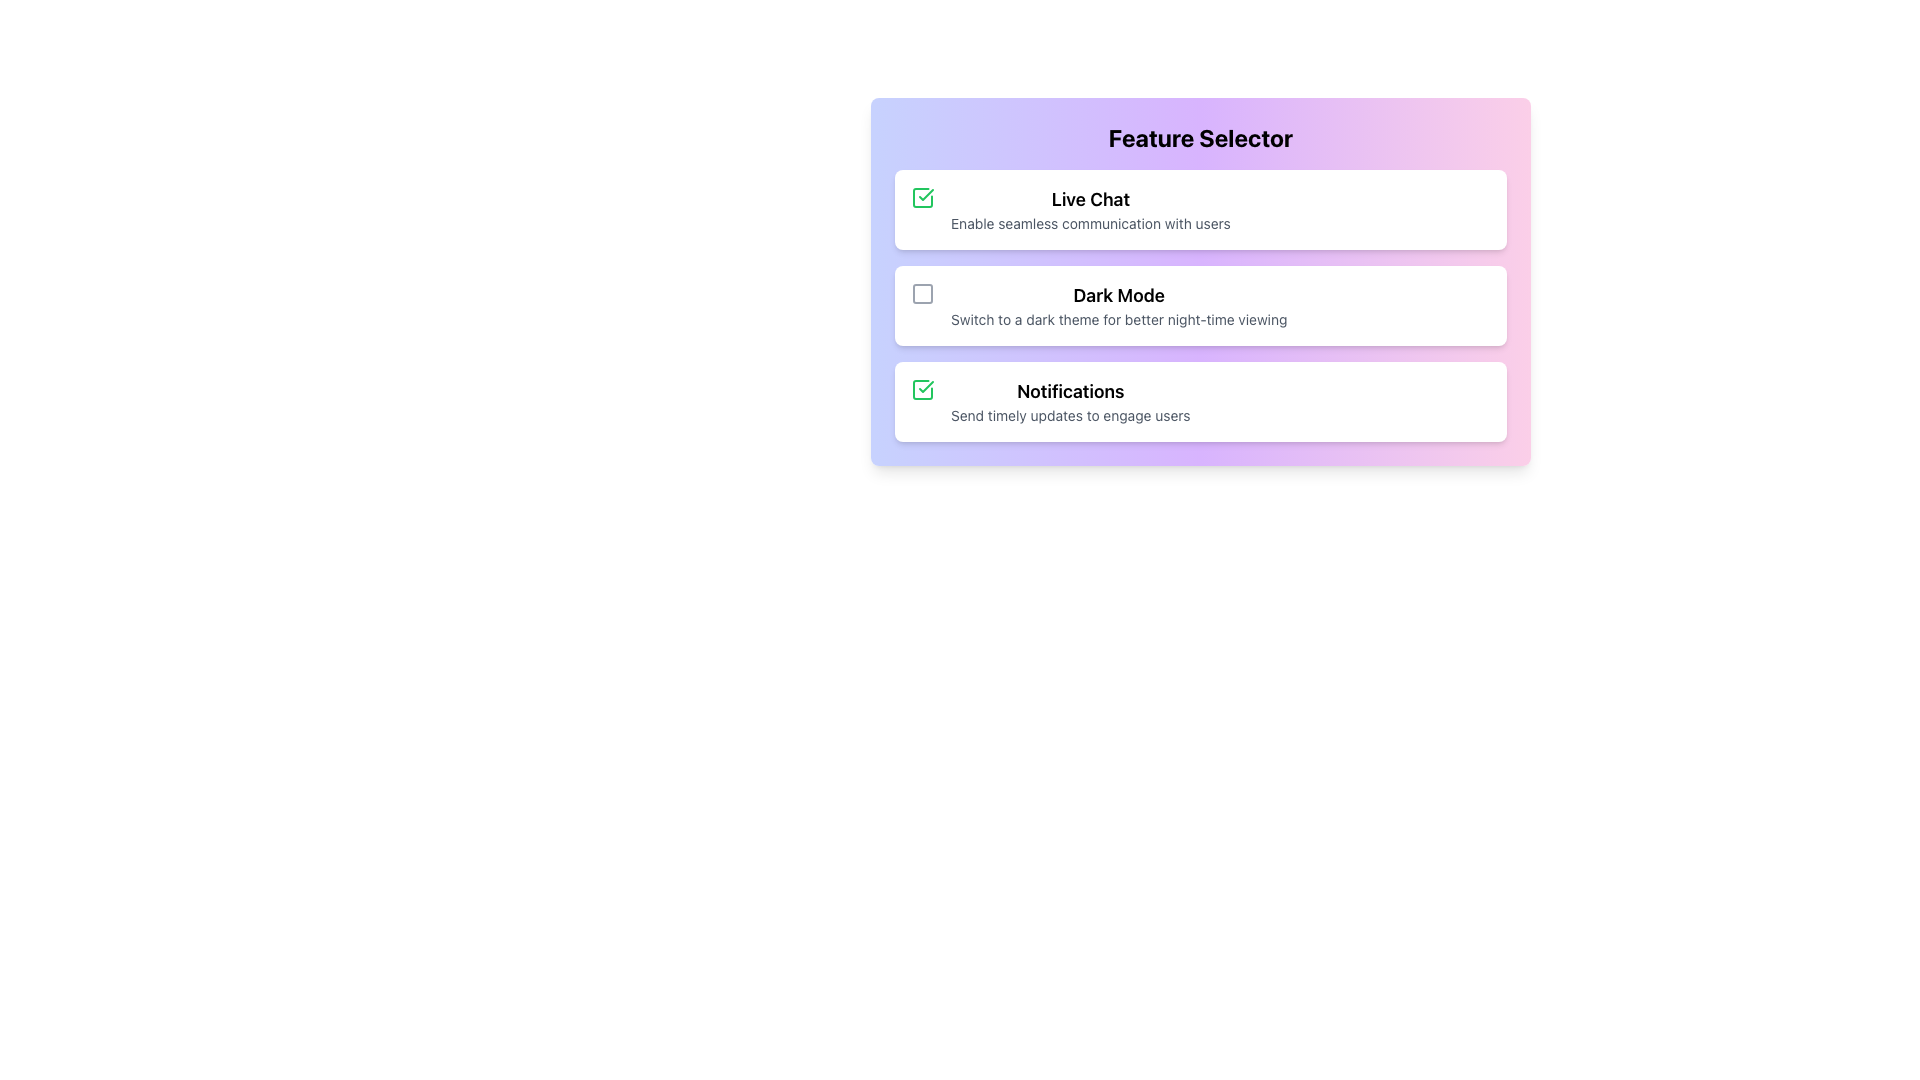  I want to click on the checkbox that indicates the active state of the 'Live Chat' feature in the 'Feature Selector' list, so click(921, 389).